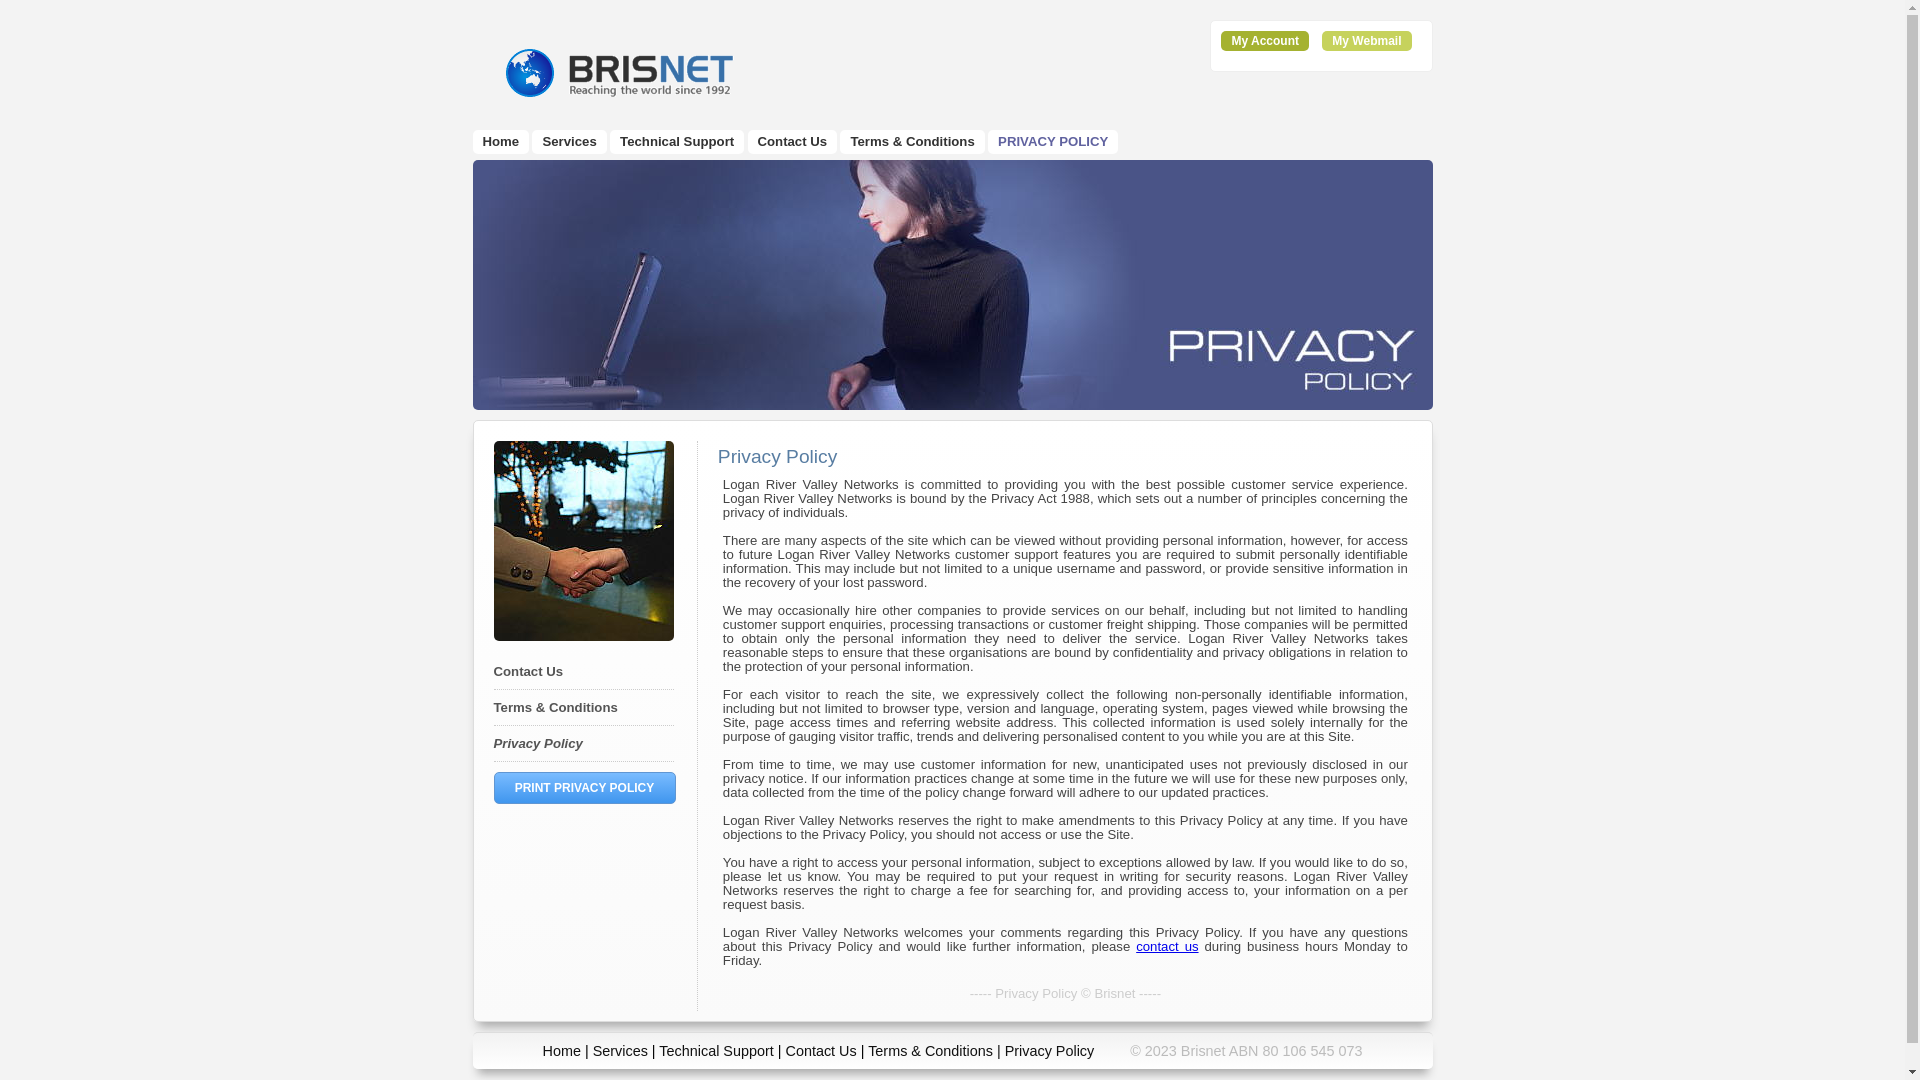 Image resolution: width=1920 pixels, height=1080 pixels. Describe the element at coordinates (560, 1049) in the screenshot. I see `'Home'` at that location.